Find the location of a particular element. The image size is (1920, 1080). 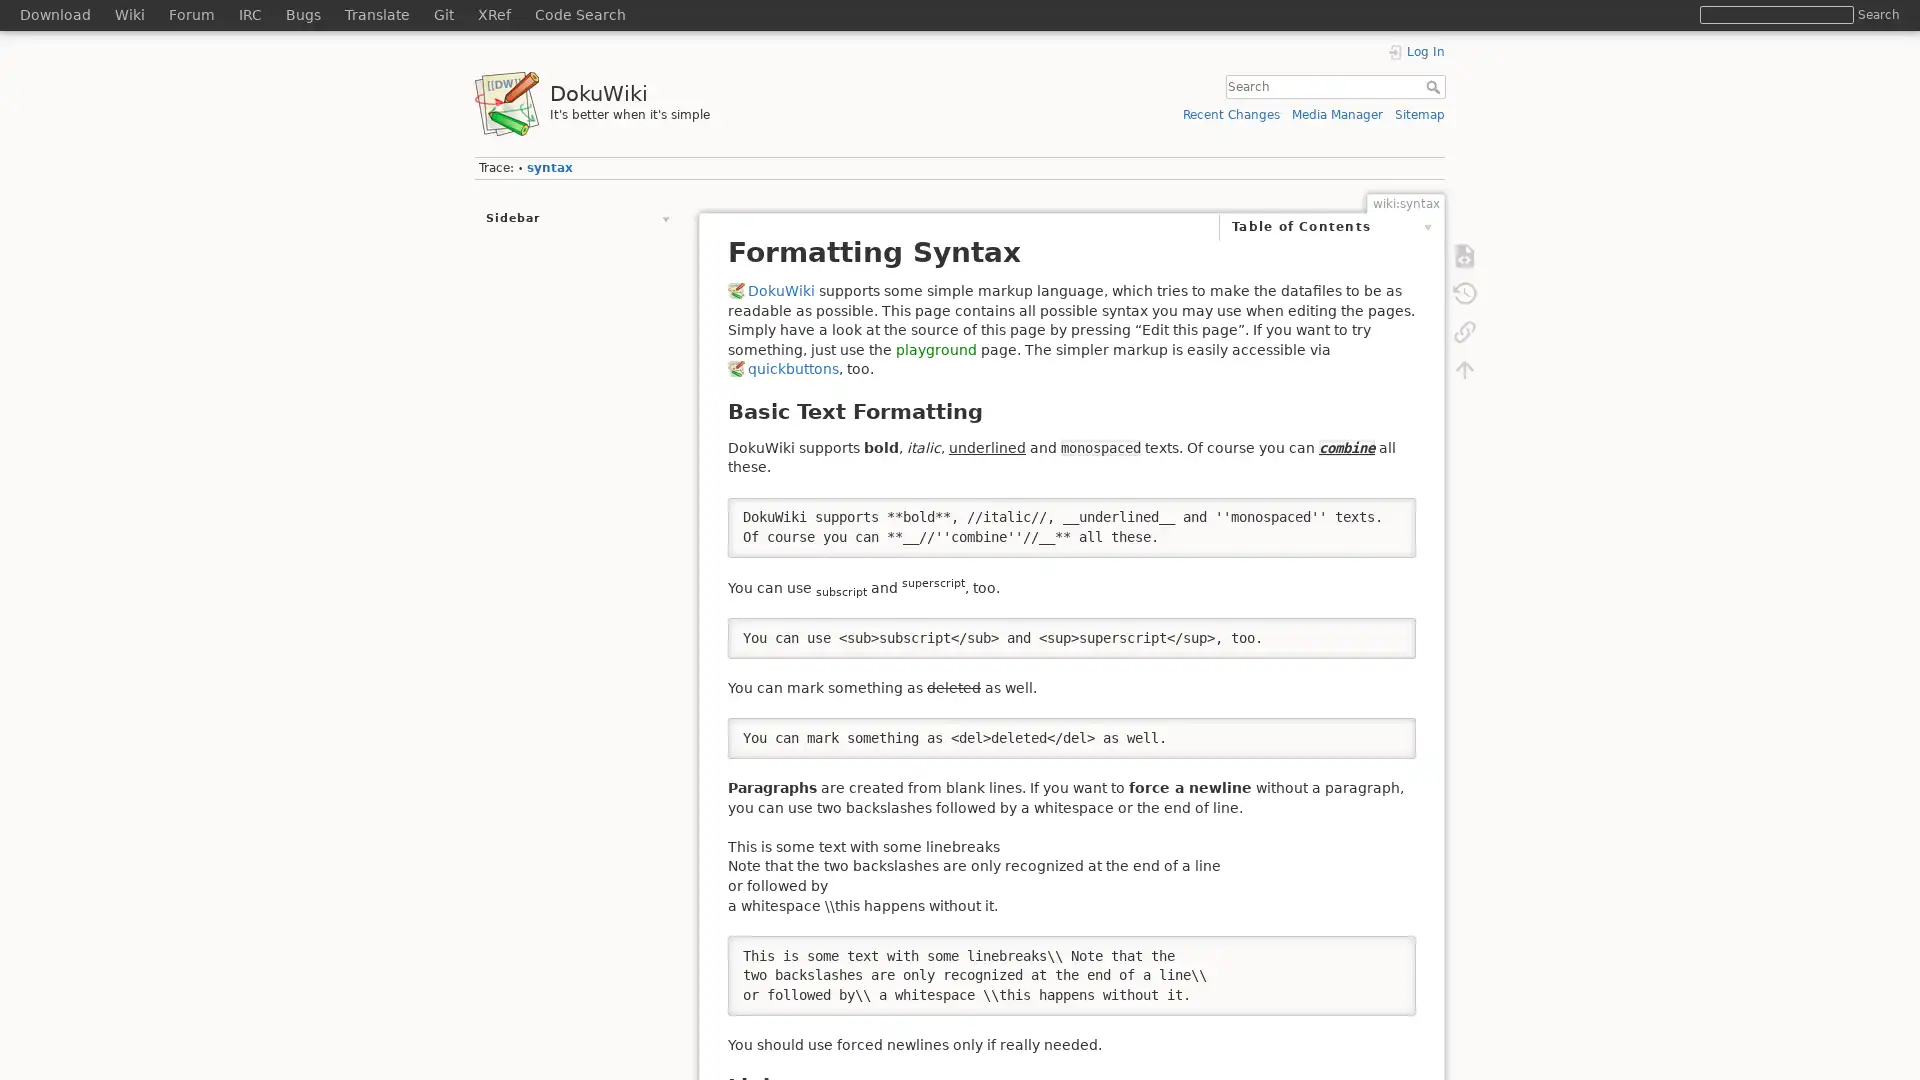

Search is located at coordinates (1434, 86).